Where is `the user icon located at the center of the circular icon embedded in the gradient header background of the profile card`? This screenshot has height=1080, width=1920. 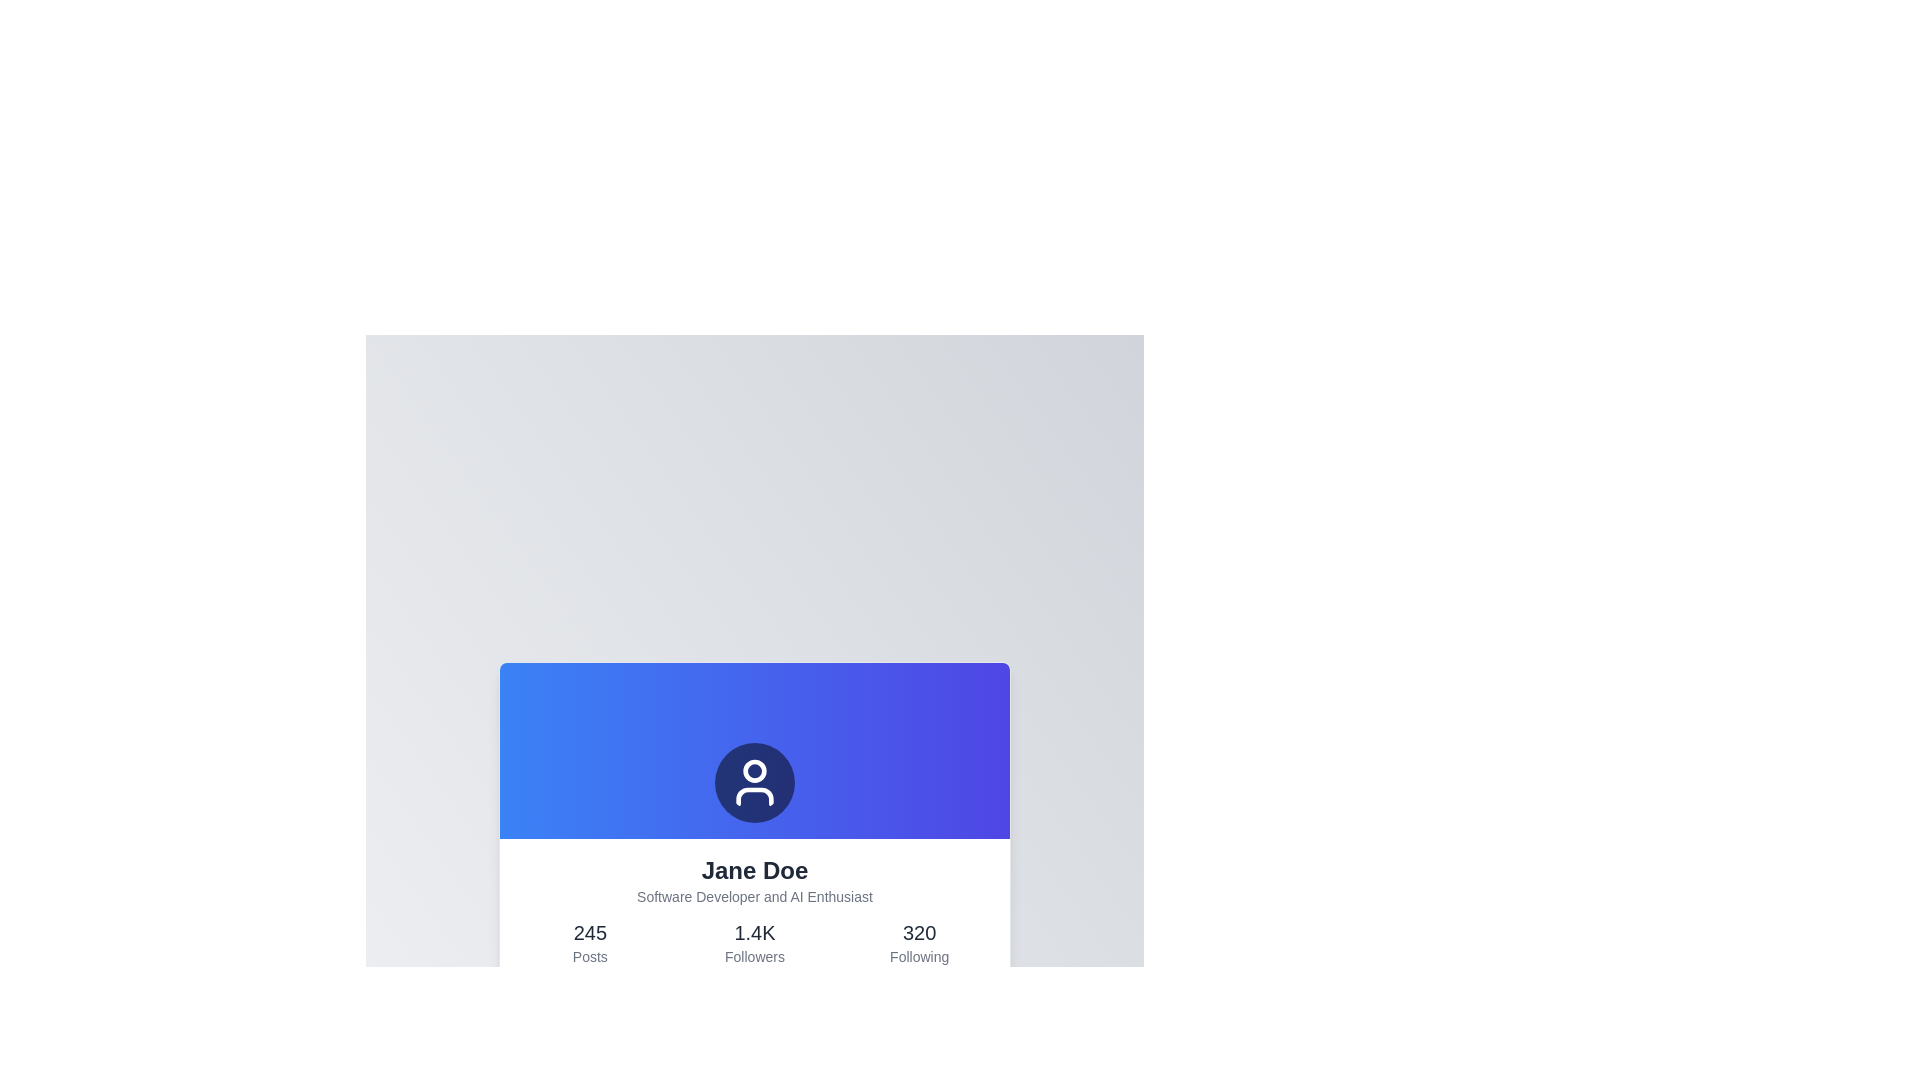
the user icon located at the center of the circular icon embedded in the gradient header background of the profile card is located at coordinates (753, 751).